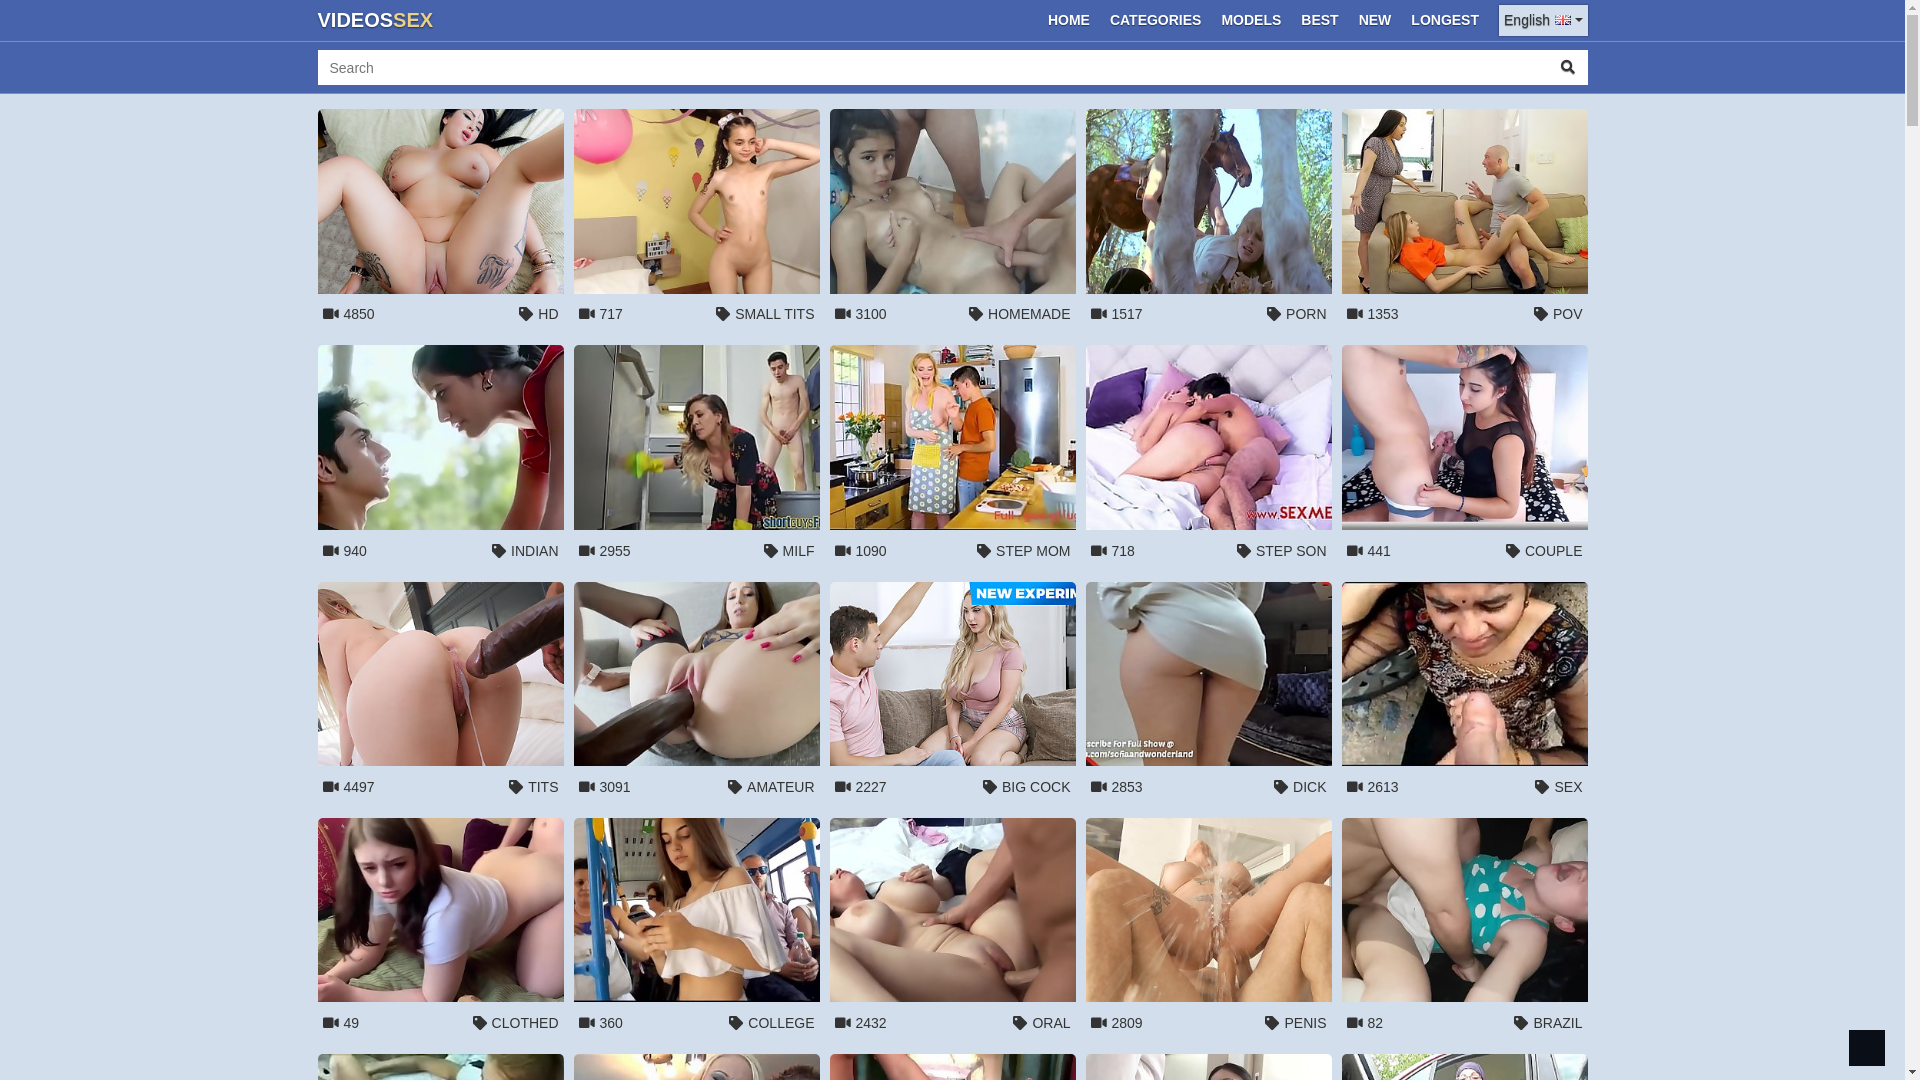 This screenshot has height=1080, width=1920. What do you see at coordinates (1342, 693) in the screenshot?
I see `'2613` at bounding box center [1342, 693].